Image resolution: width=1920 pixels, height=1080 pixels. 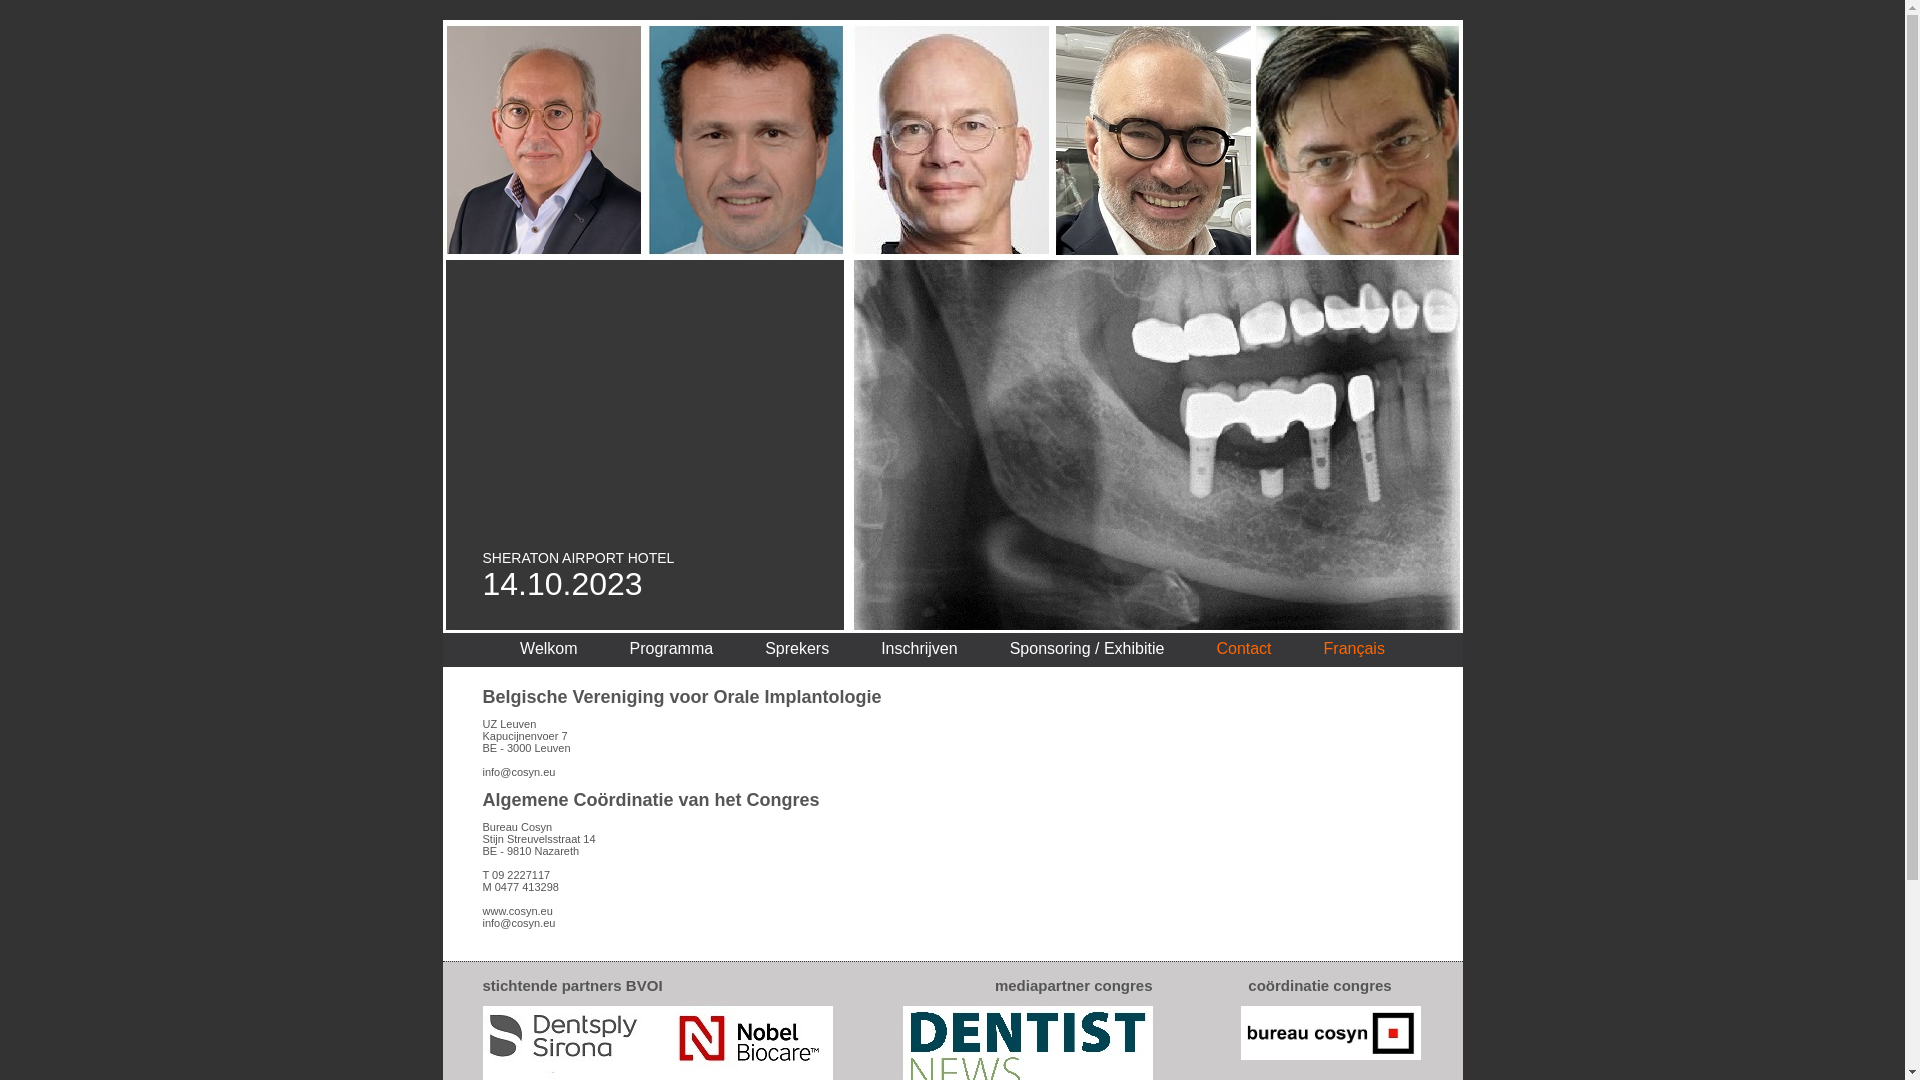 What do you see at coordinates (1242, 648) in the screenshot?
I see `'Contact'` at bounding box center [1242, 648].